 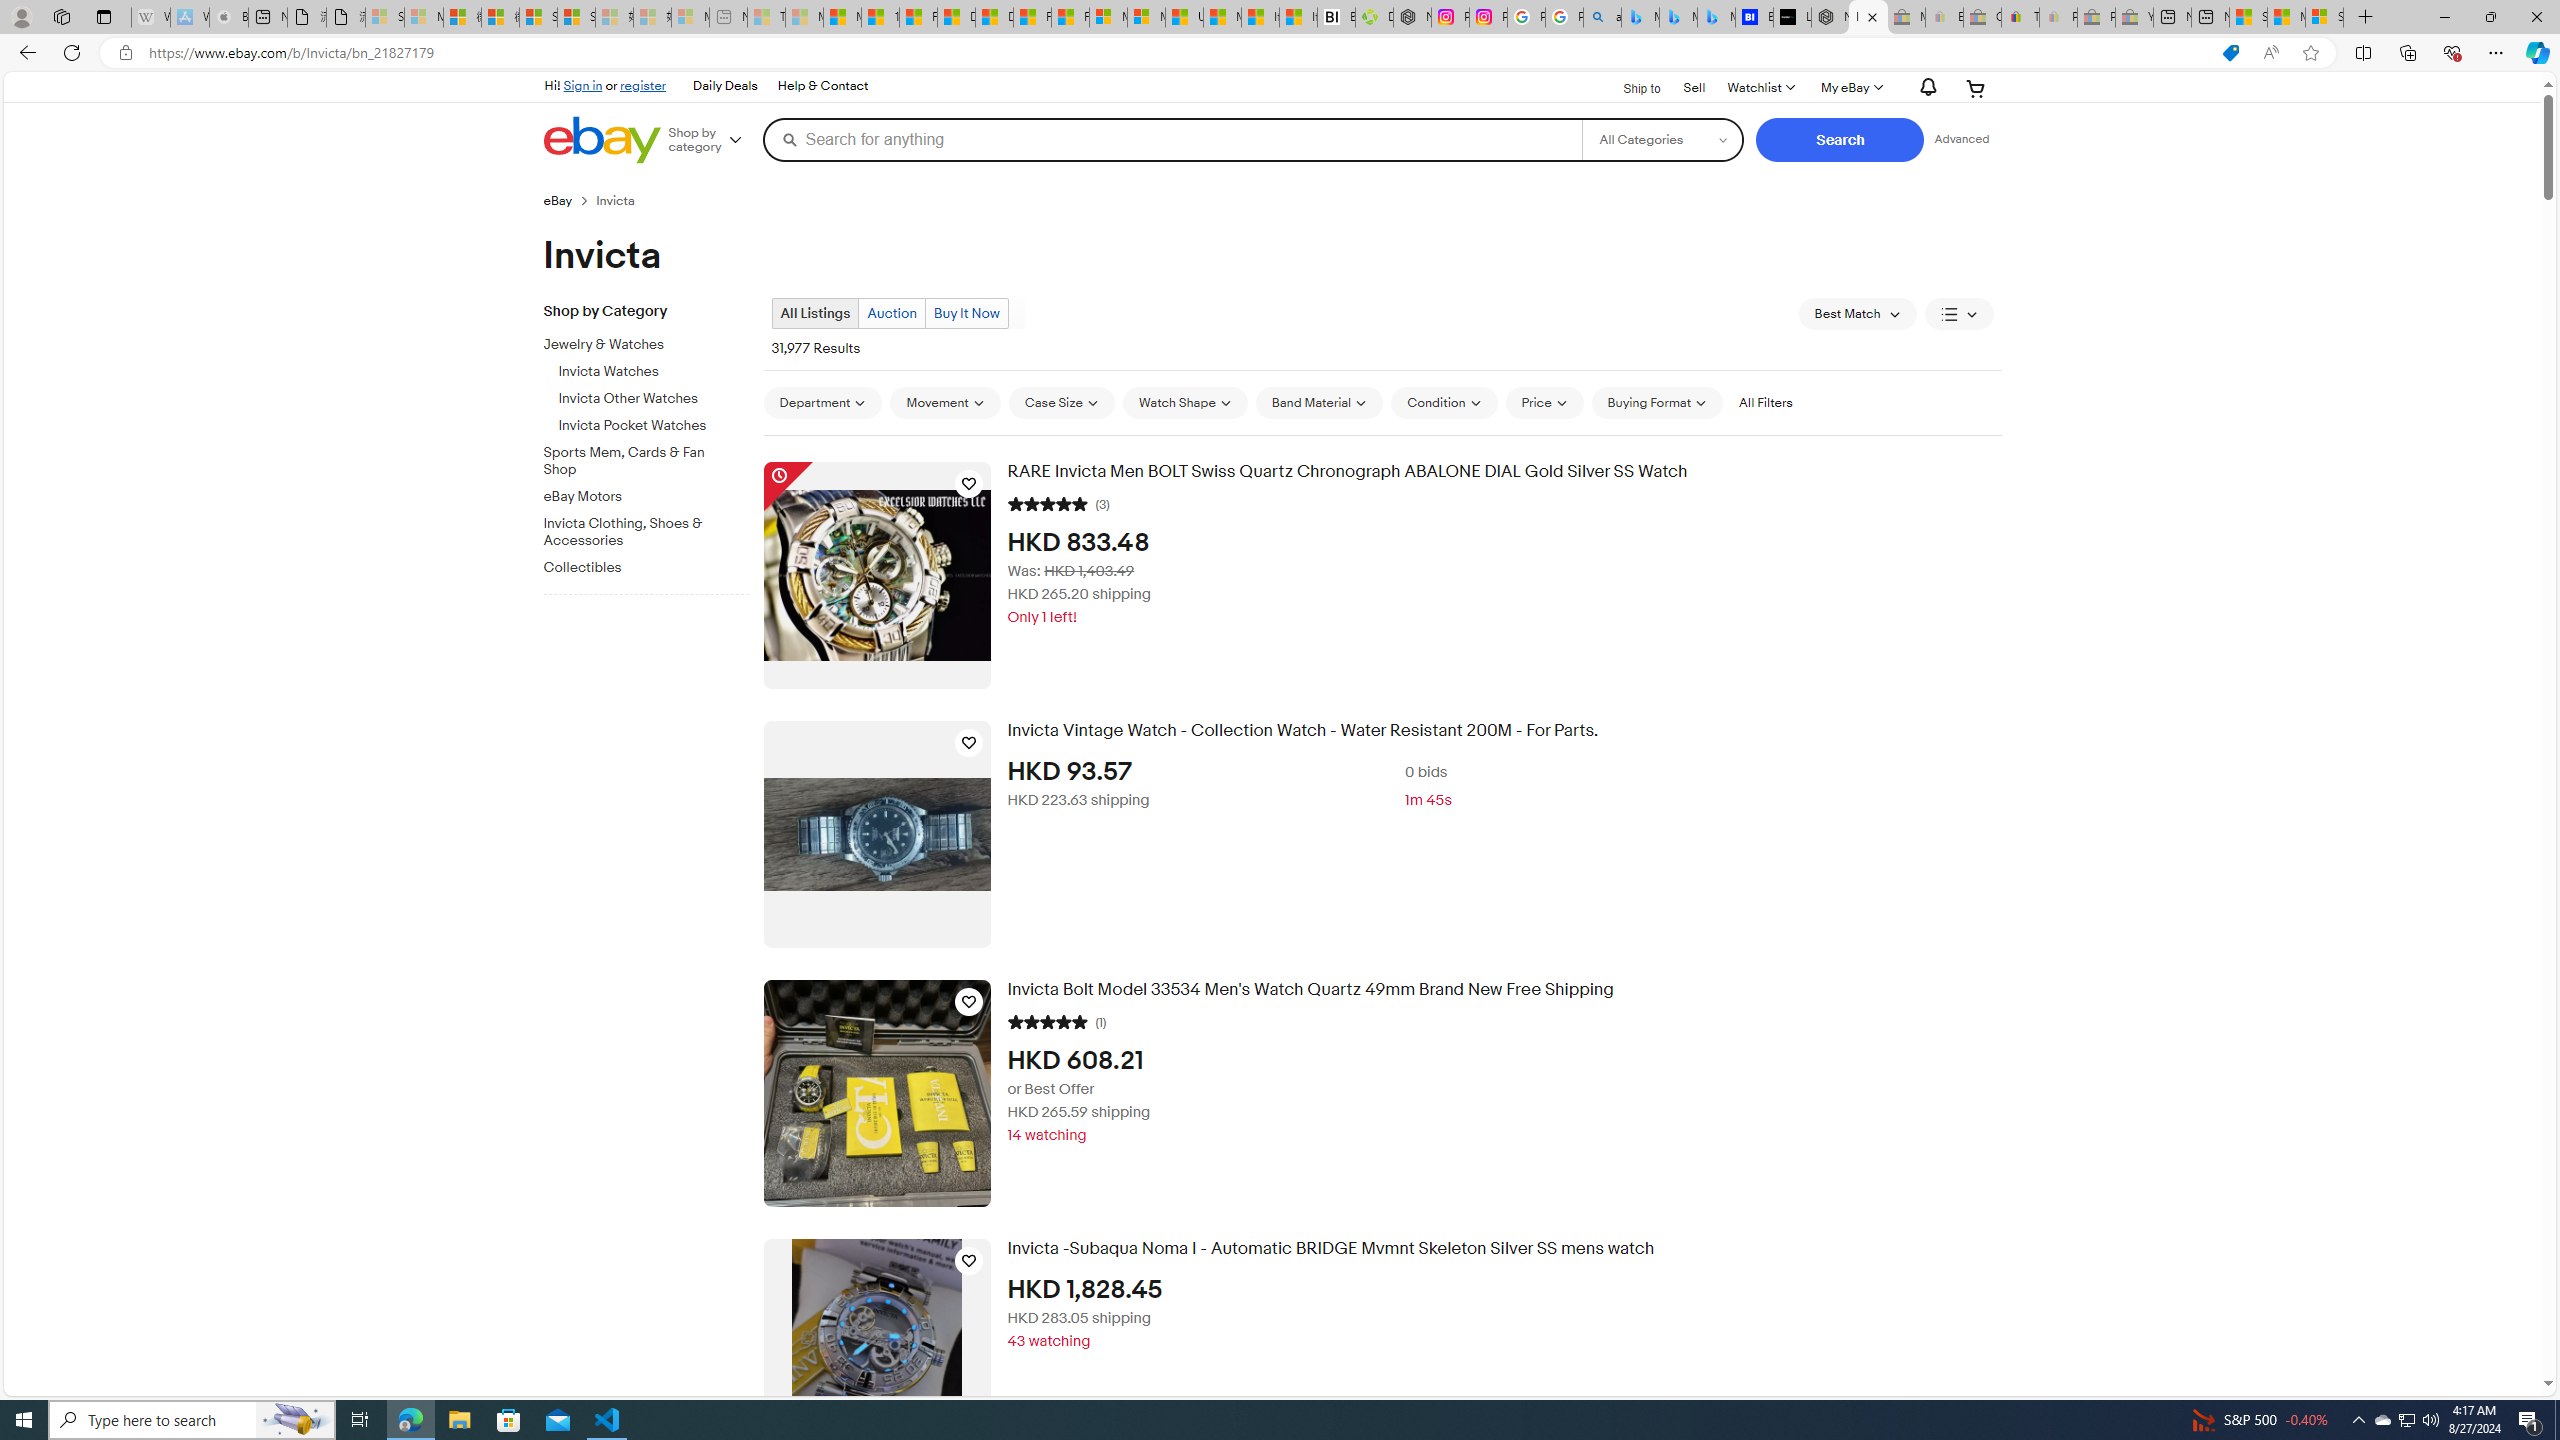 I want to click on 'Invicta Clothing, Shoes & Accessories', so click(x=653, y=528).